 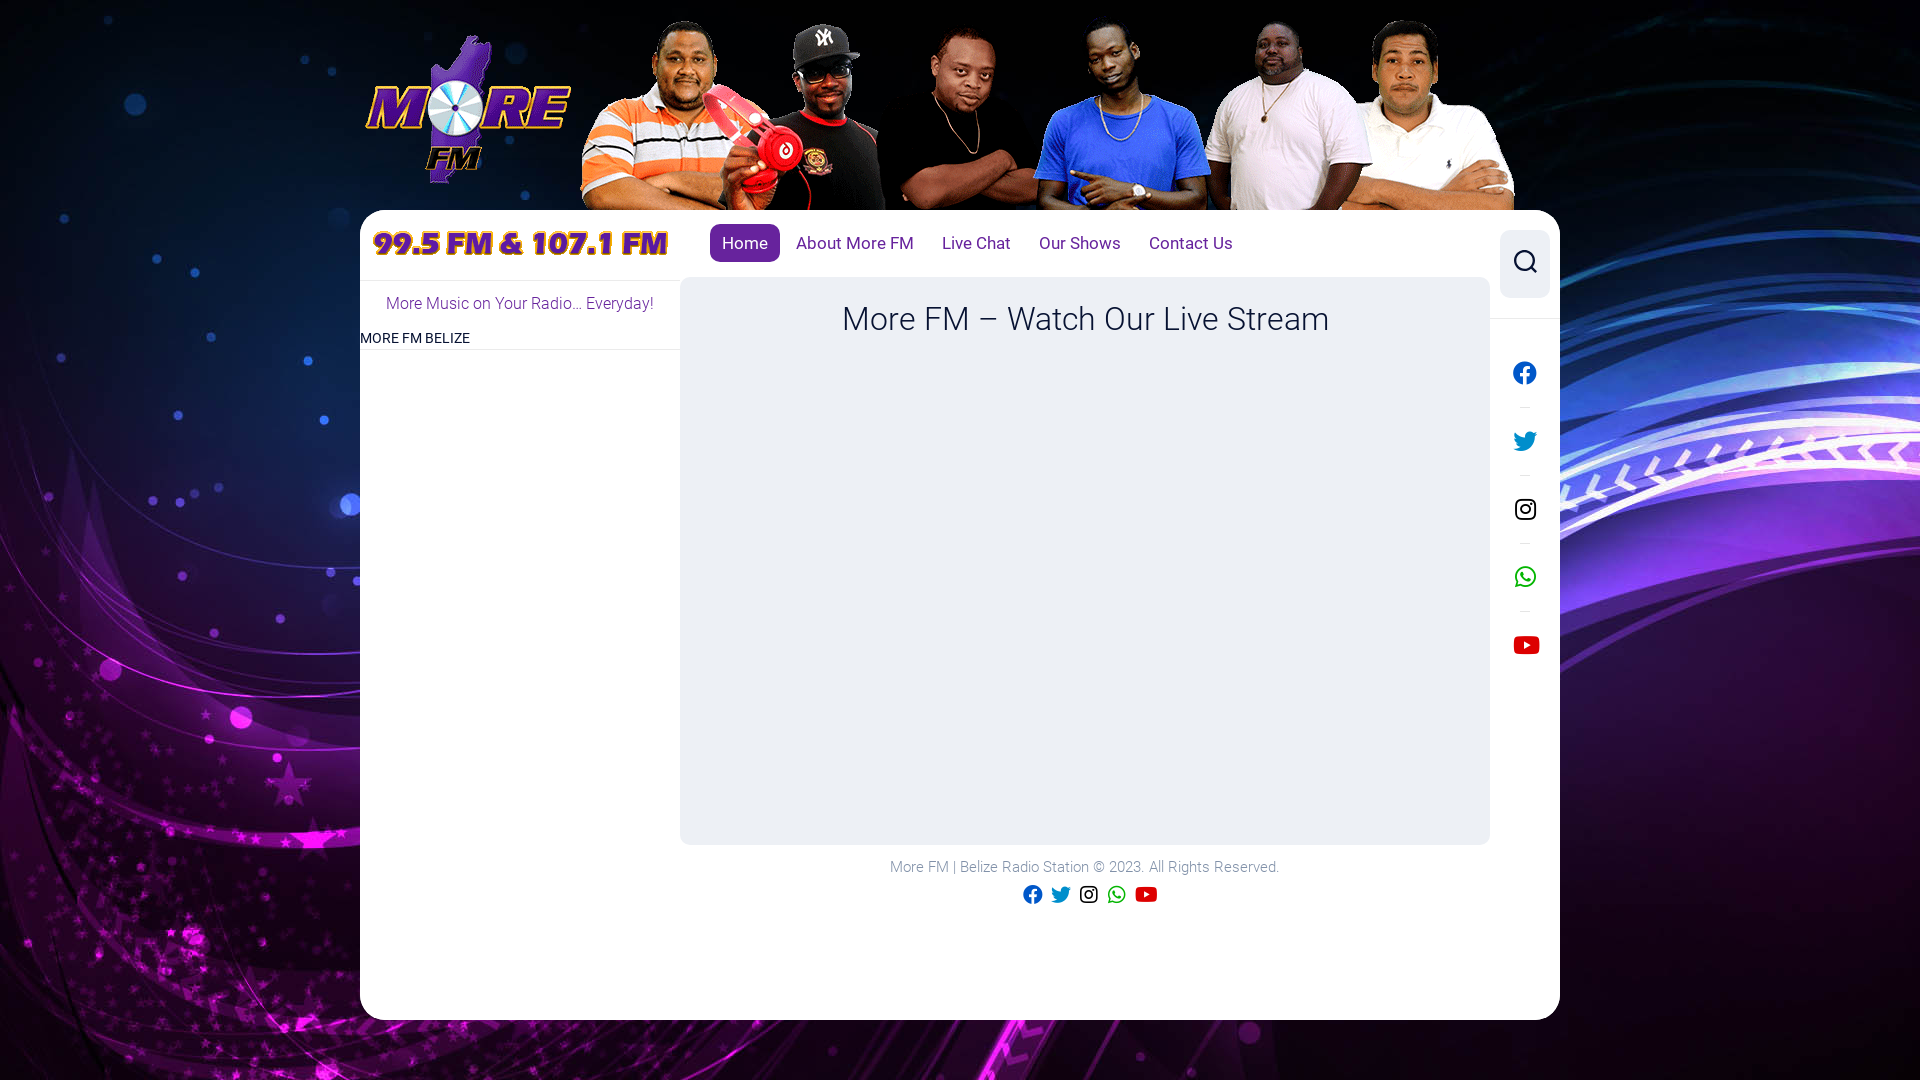 I want to click on 'Whatsapp', so click(x=1524, y=577).